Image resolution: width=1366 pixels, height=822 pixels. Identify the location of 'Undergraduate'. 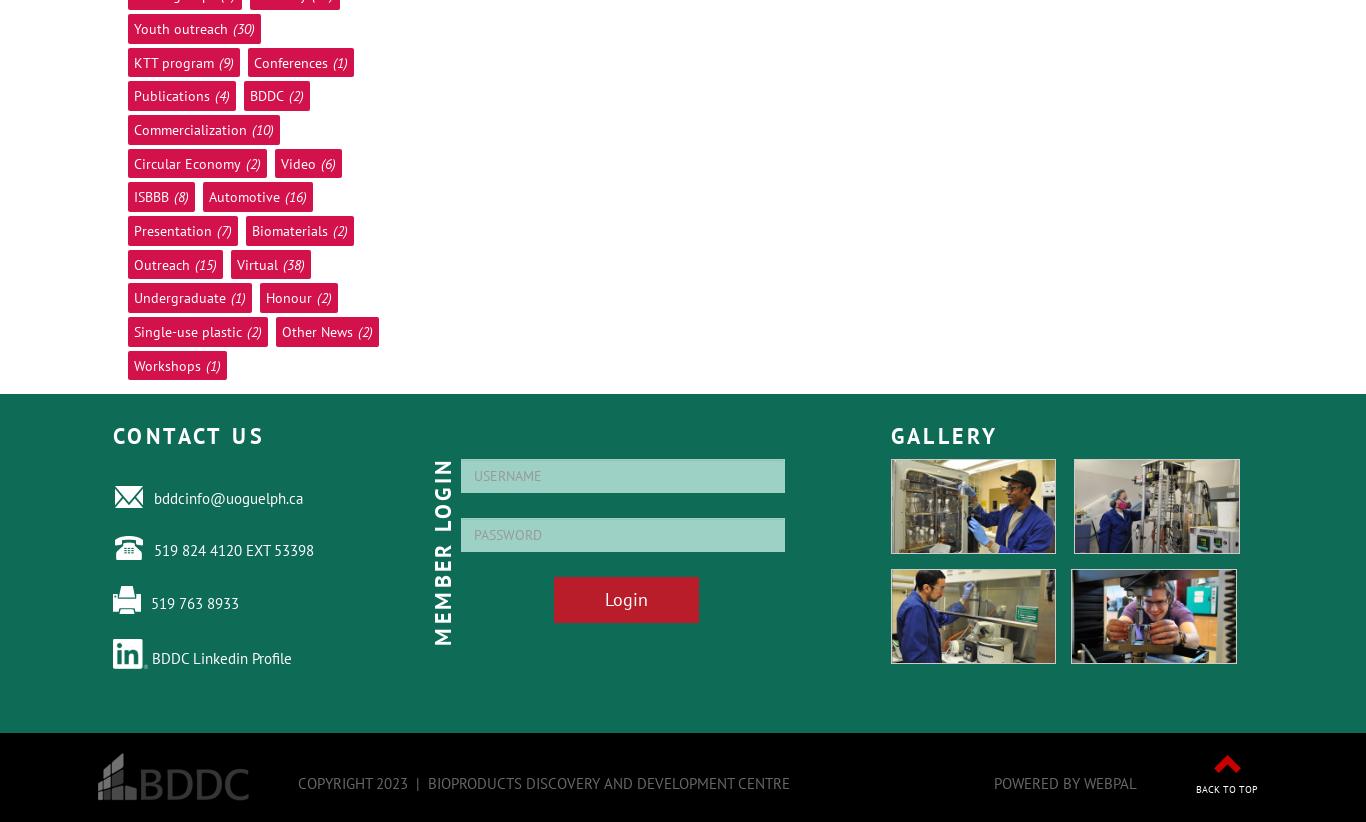
(179, 297).